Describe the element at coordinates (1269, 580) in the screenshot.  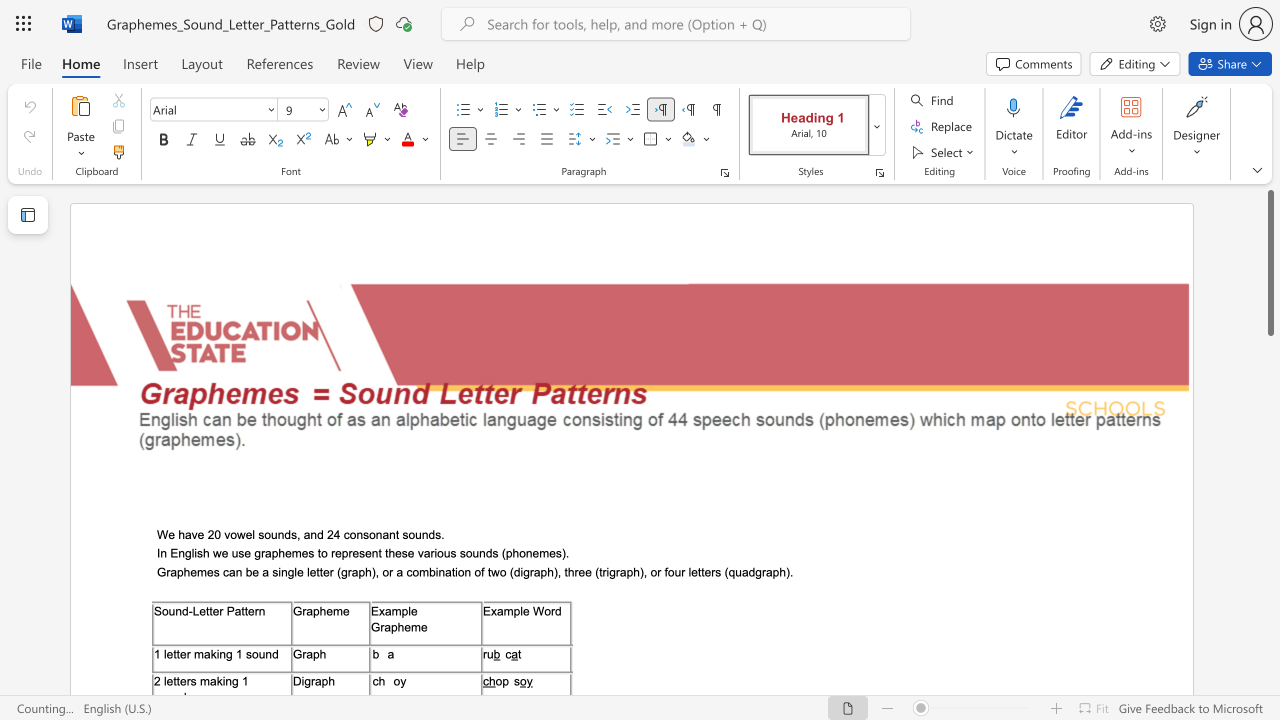
I see `the right-hand scrollbar to descend the page` at that location.